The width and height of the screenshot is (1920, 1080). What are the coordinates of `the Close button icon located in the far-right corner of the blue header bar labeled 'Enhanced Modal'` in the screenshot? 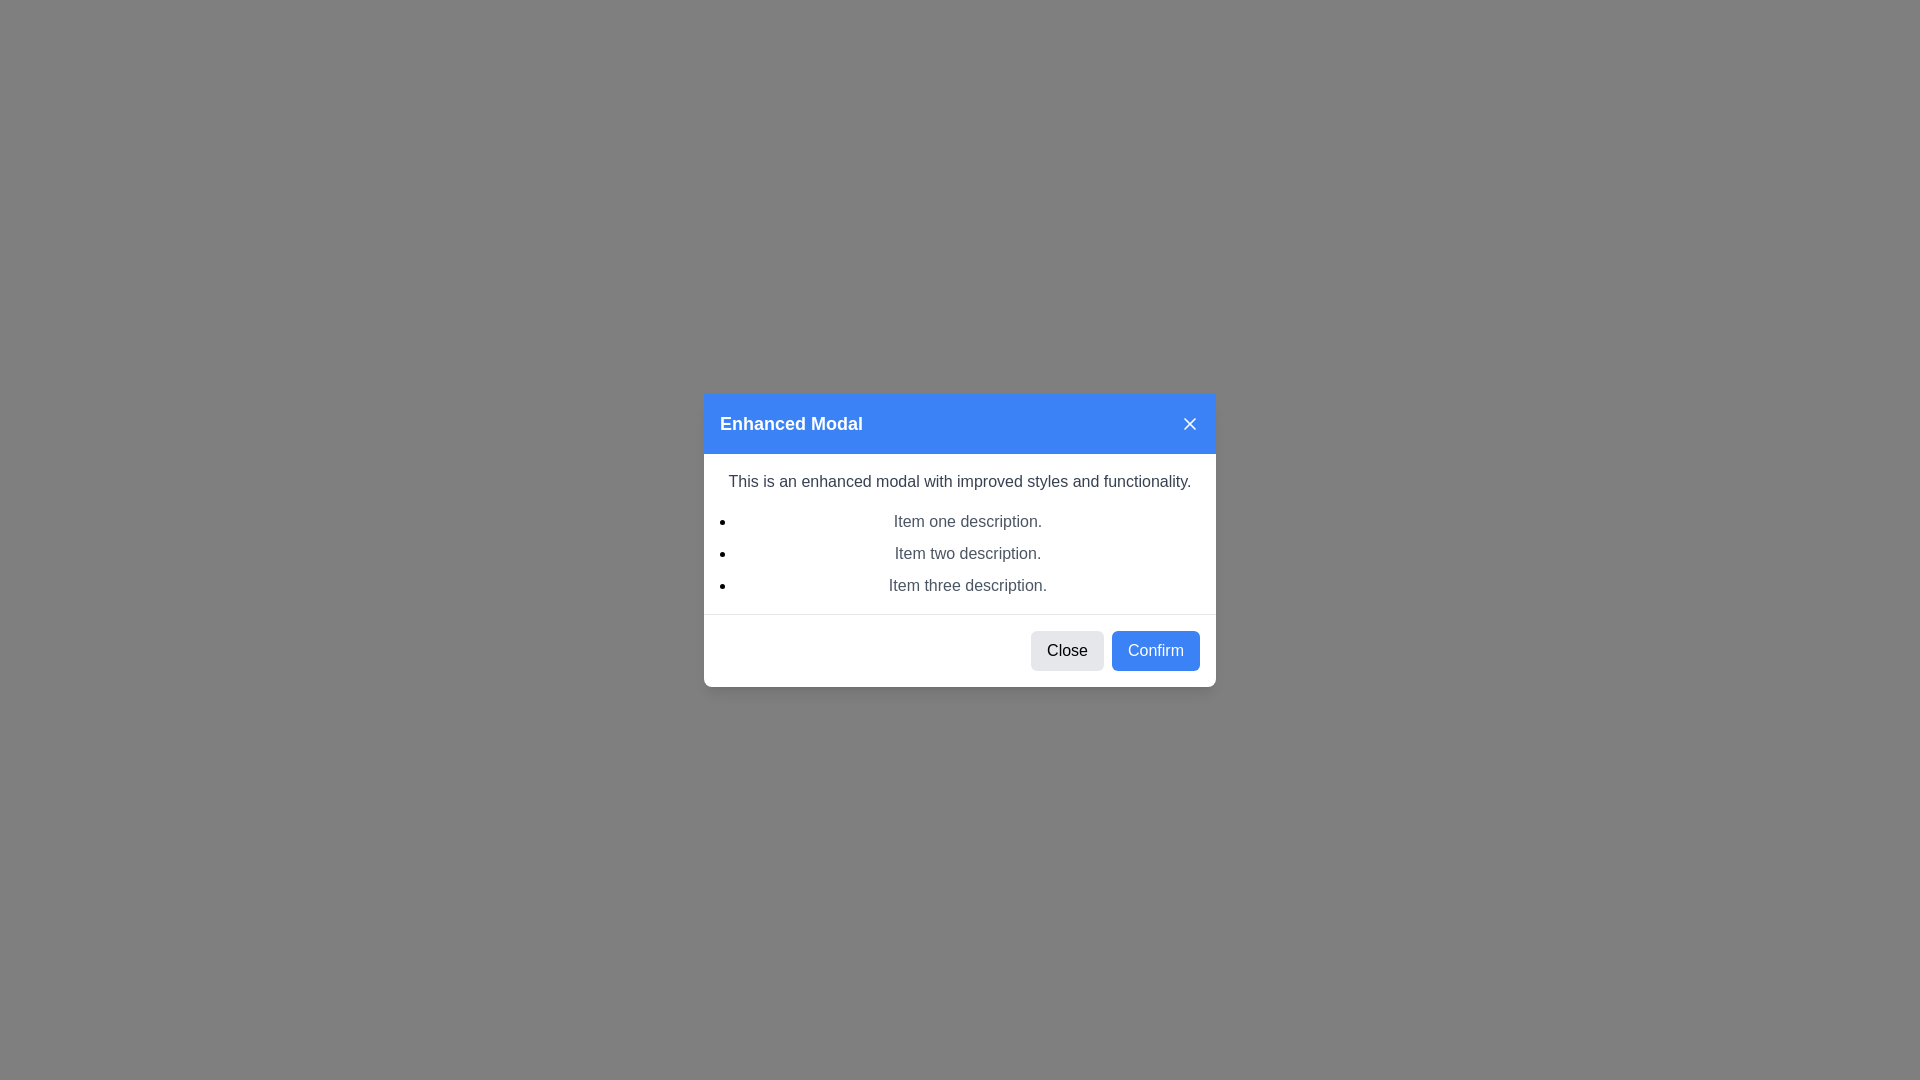 It's located at (1190, 422).